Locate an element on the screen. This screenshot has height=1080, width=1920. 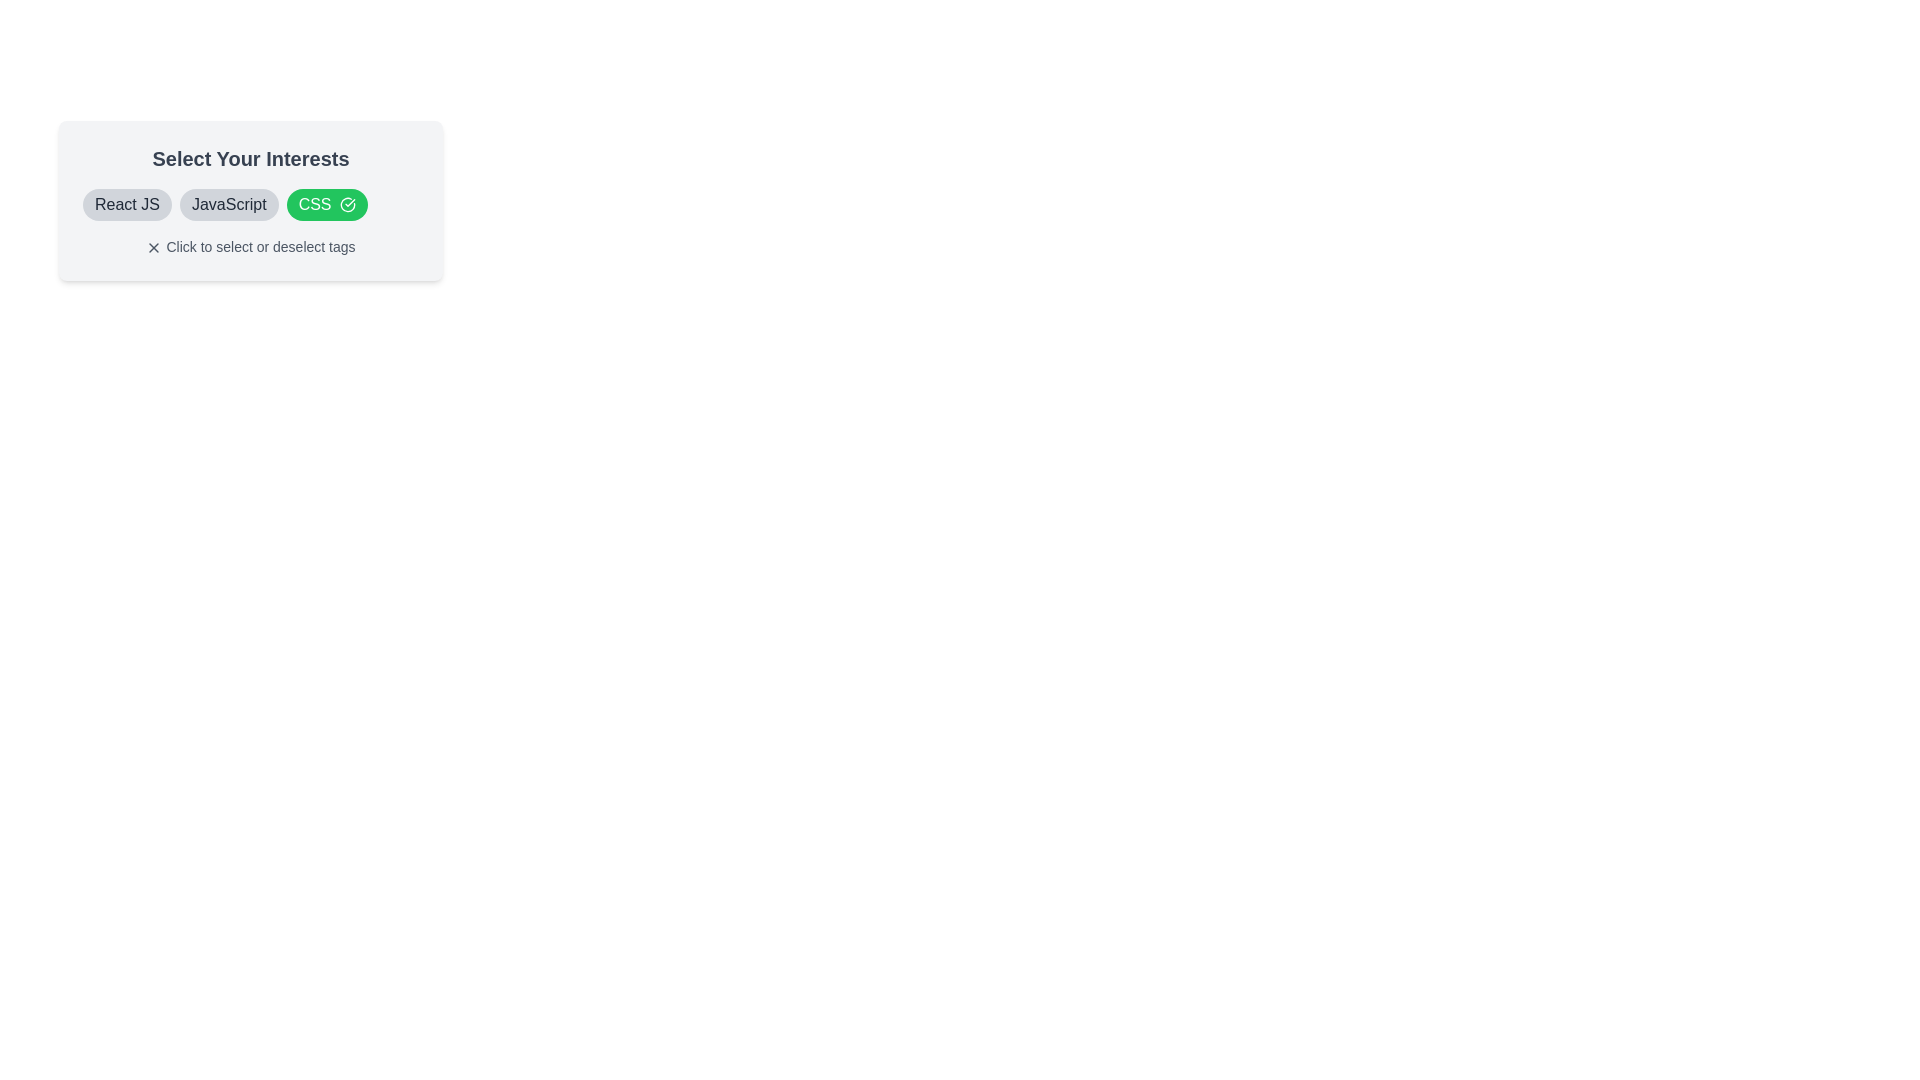
the green rounded rectangular button labeled 'CSS' with a checkmark icon is located at coordinates (327, 204).